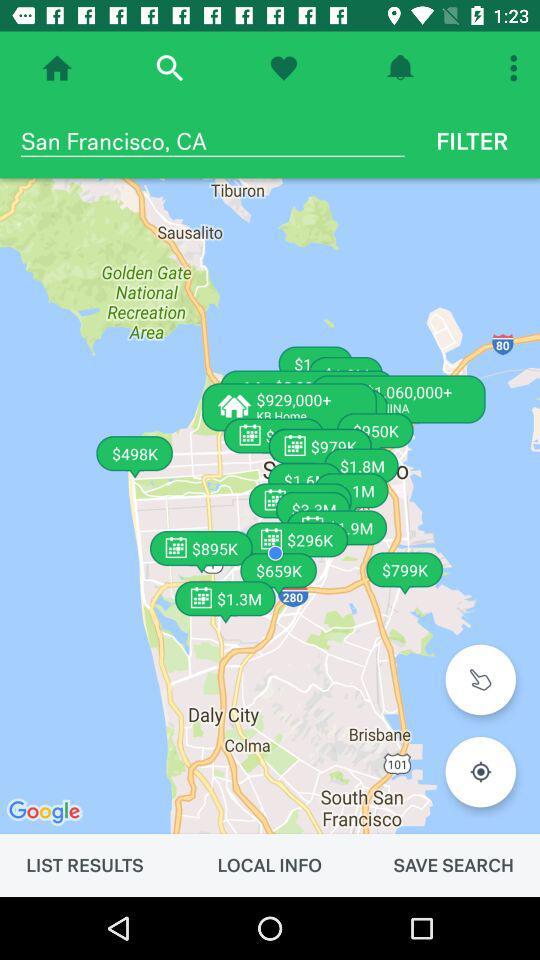 This screenshot has width=540, height=960. Describe the element at coordinates (269, 864) in the screenshot. I see `icon next to save search item` at that location.